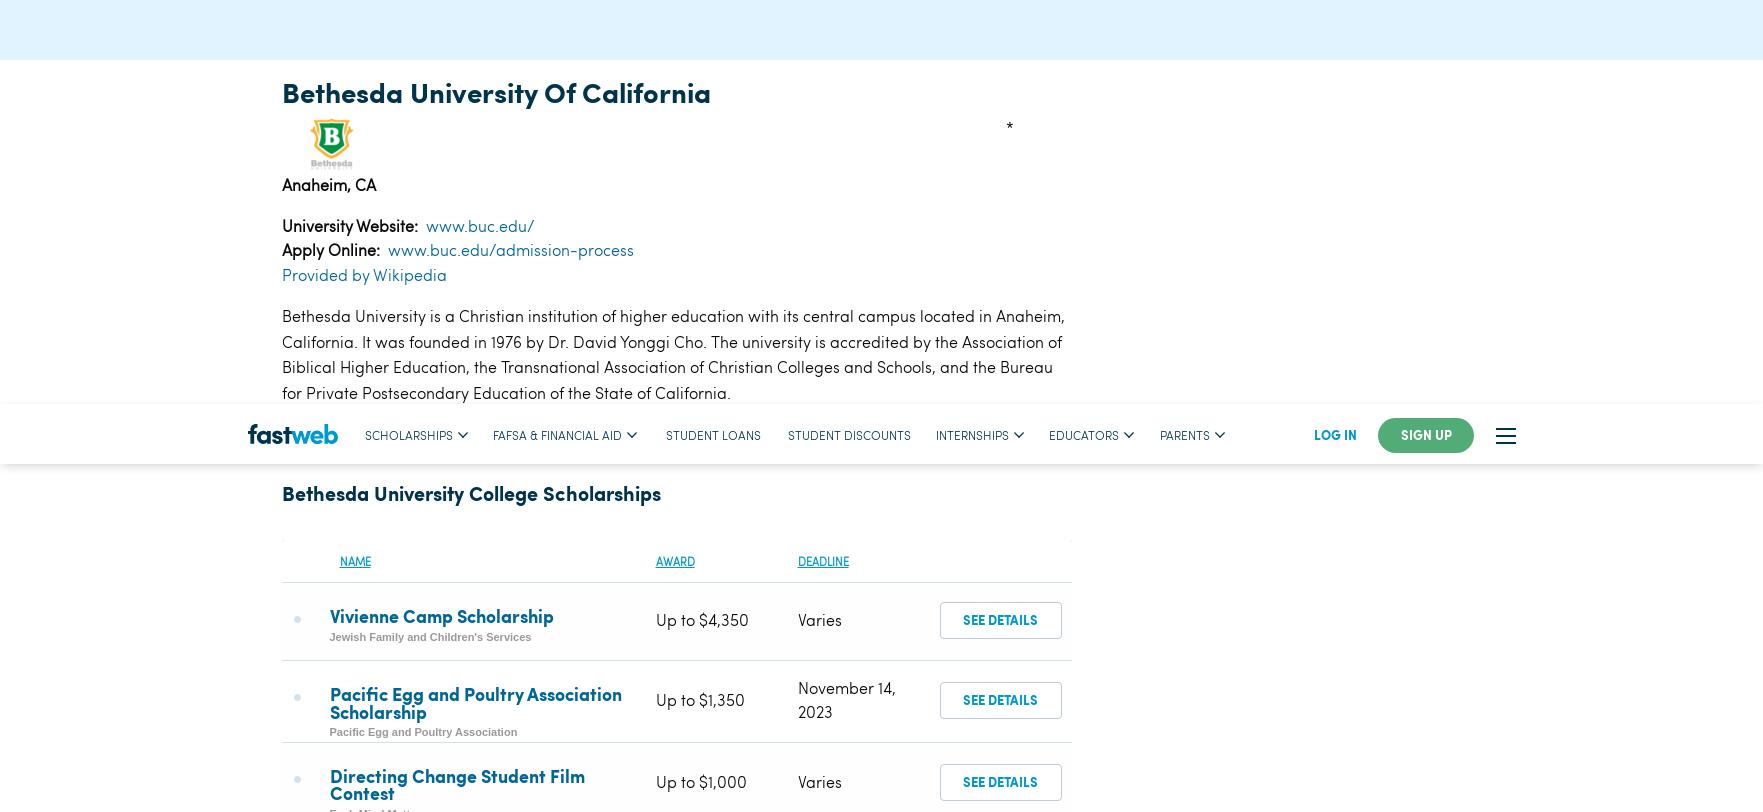 Image resolution: width=1763 pixels, height=812 pixels. Describe the element at coordinates (706, 458) in the screenshot. I see `'100% of tuition'` at that location.